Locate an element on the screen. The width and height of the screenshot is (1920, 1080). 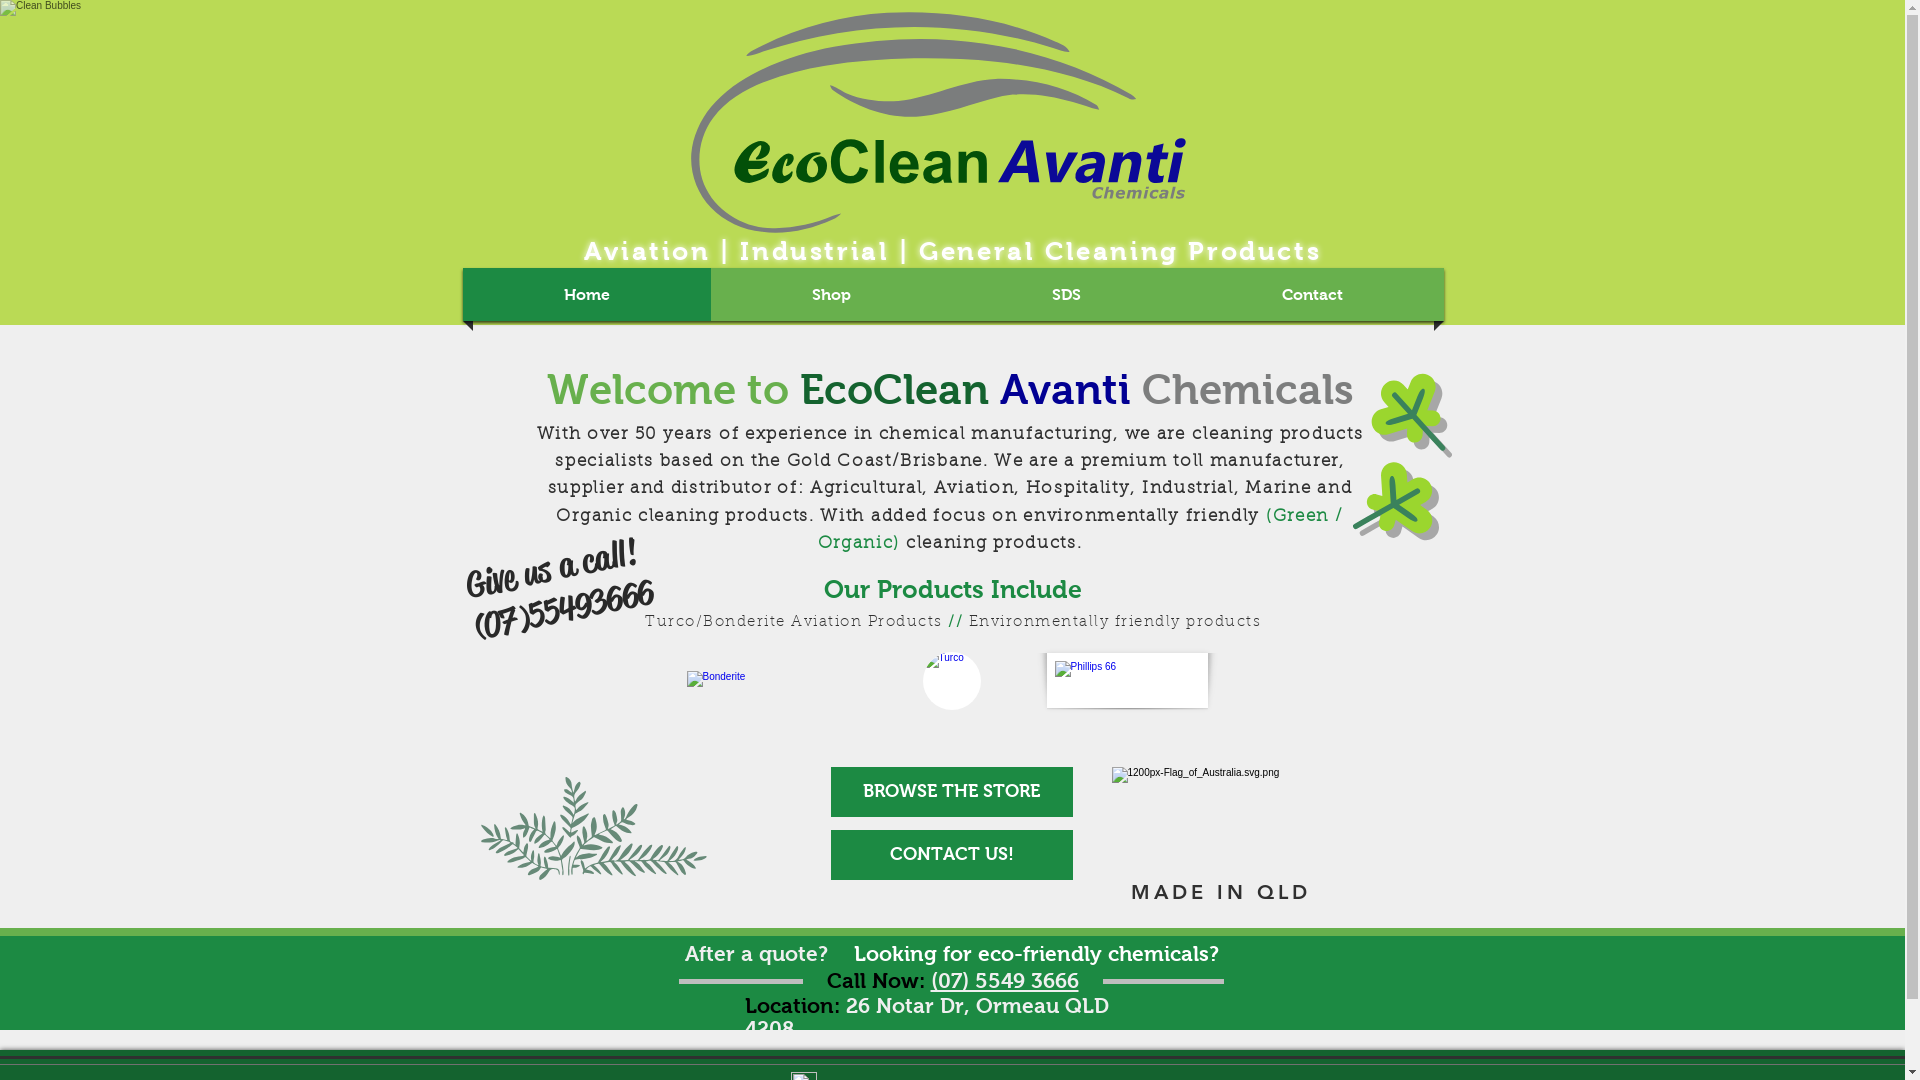
'Shop' is located at coordinates (831, 294).